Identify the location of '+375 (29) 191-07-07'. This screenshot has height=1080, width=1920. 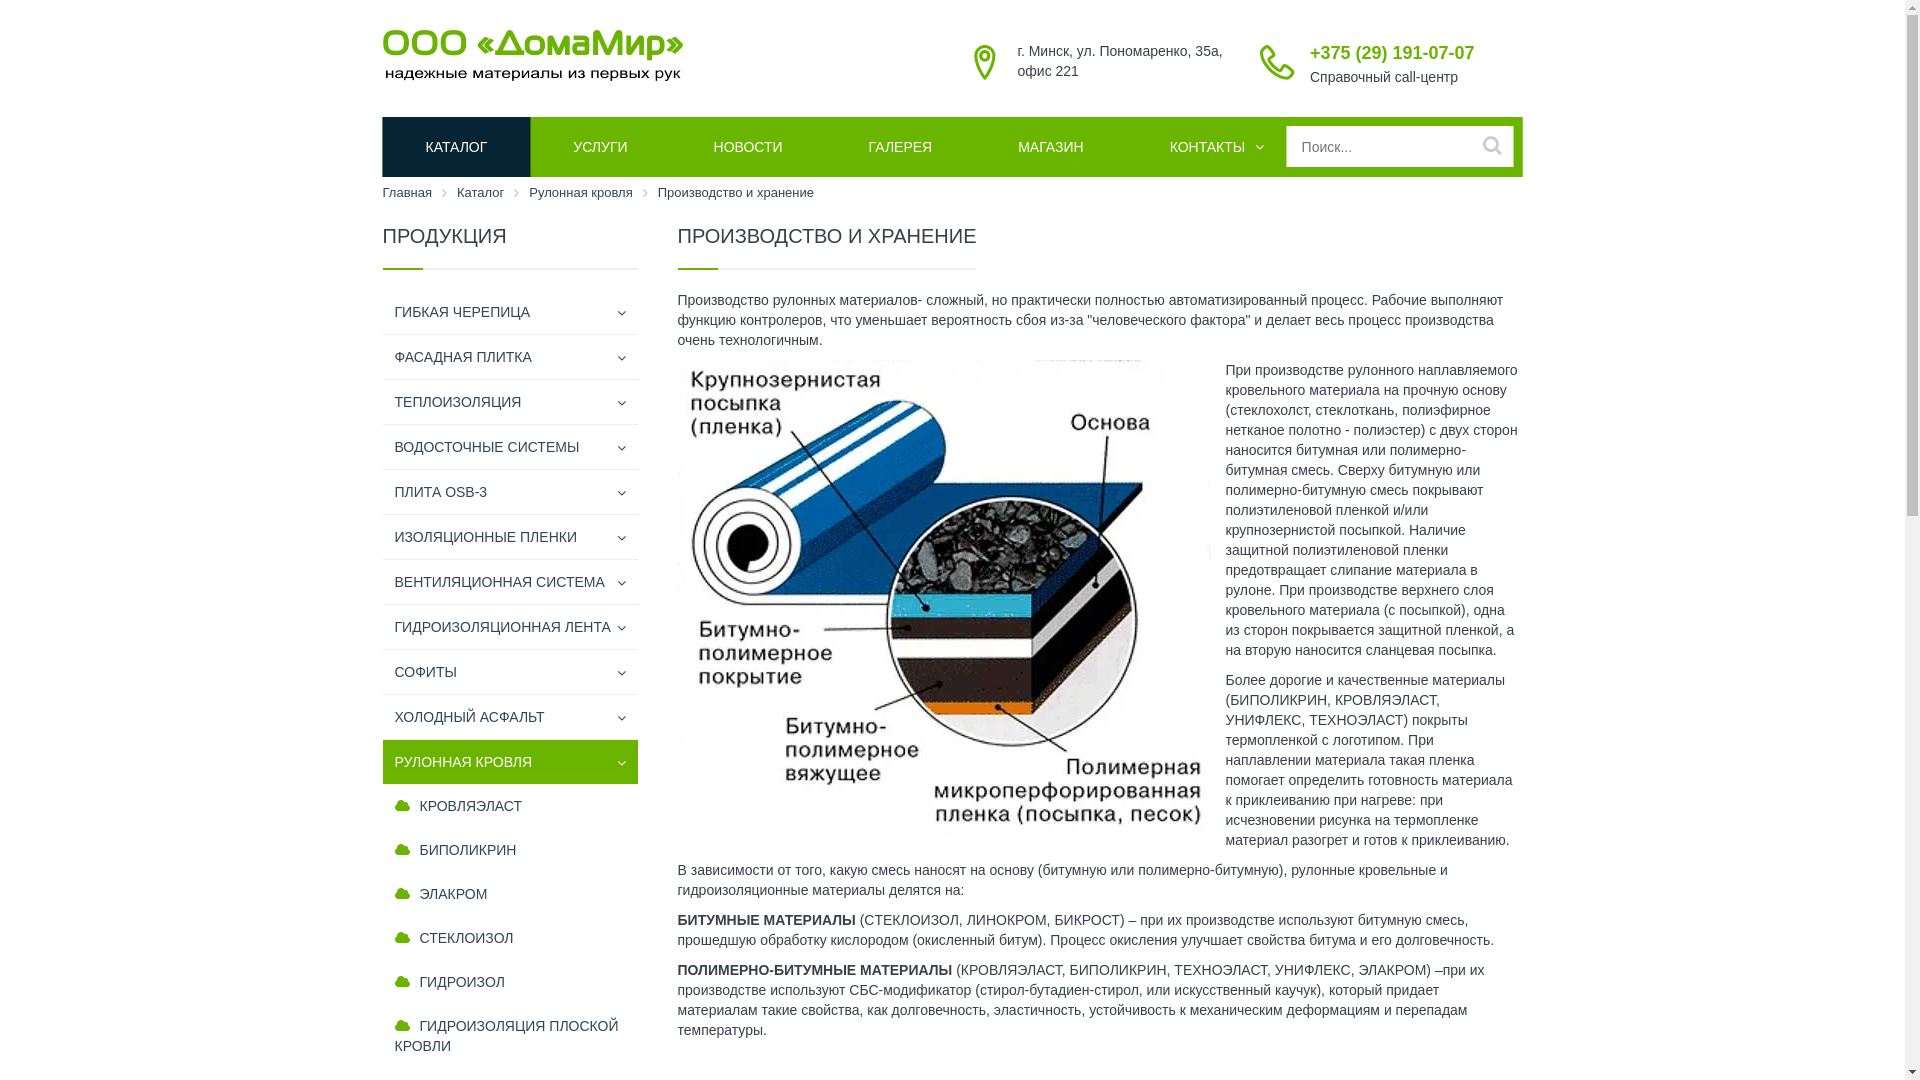
(1310, 52).